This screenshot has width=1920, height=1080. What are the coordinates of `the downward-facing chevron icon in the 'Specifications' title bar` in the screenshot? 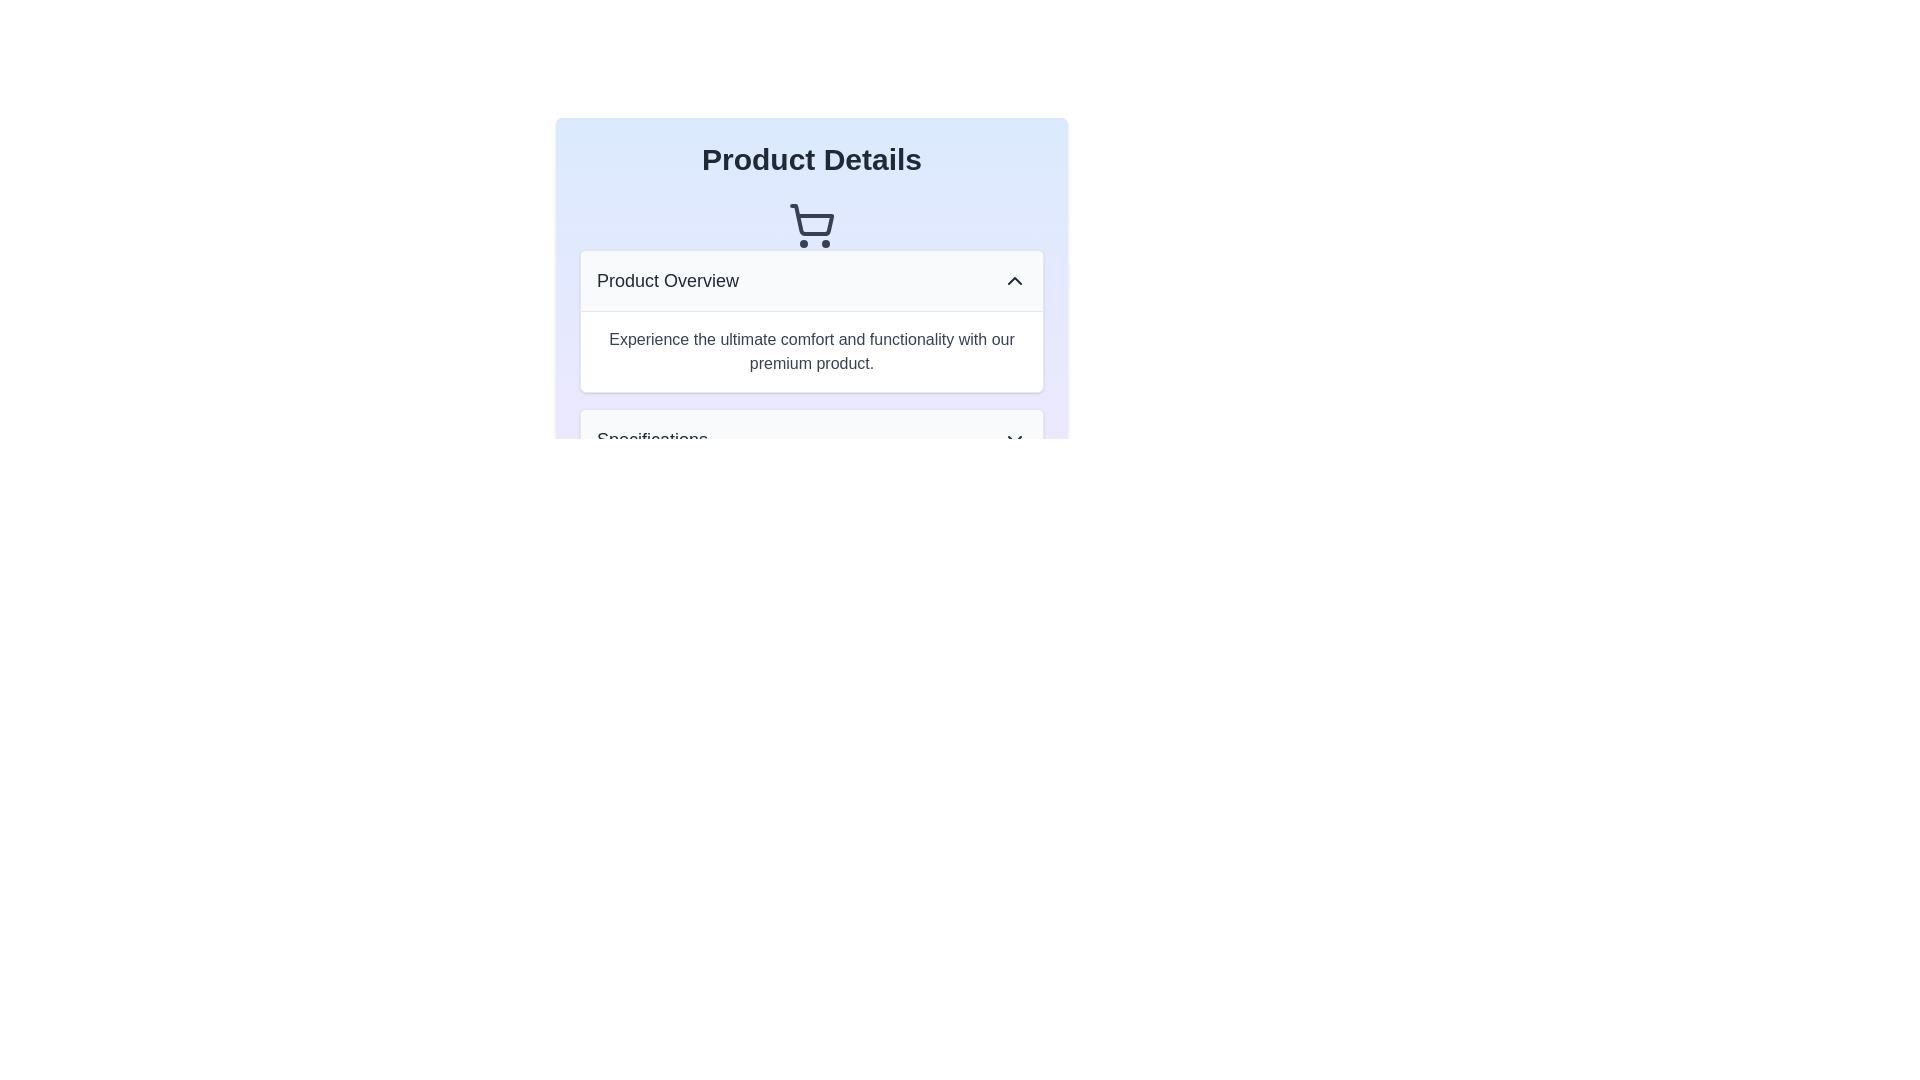 It's located at (1014, 438).